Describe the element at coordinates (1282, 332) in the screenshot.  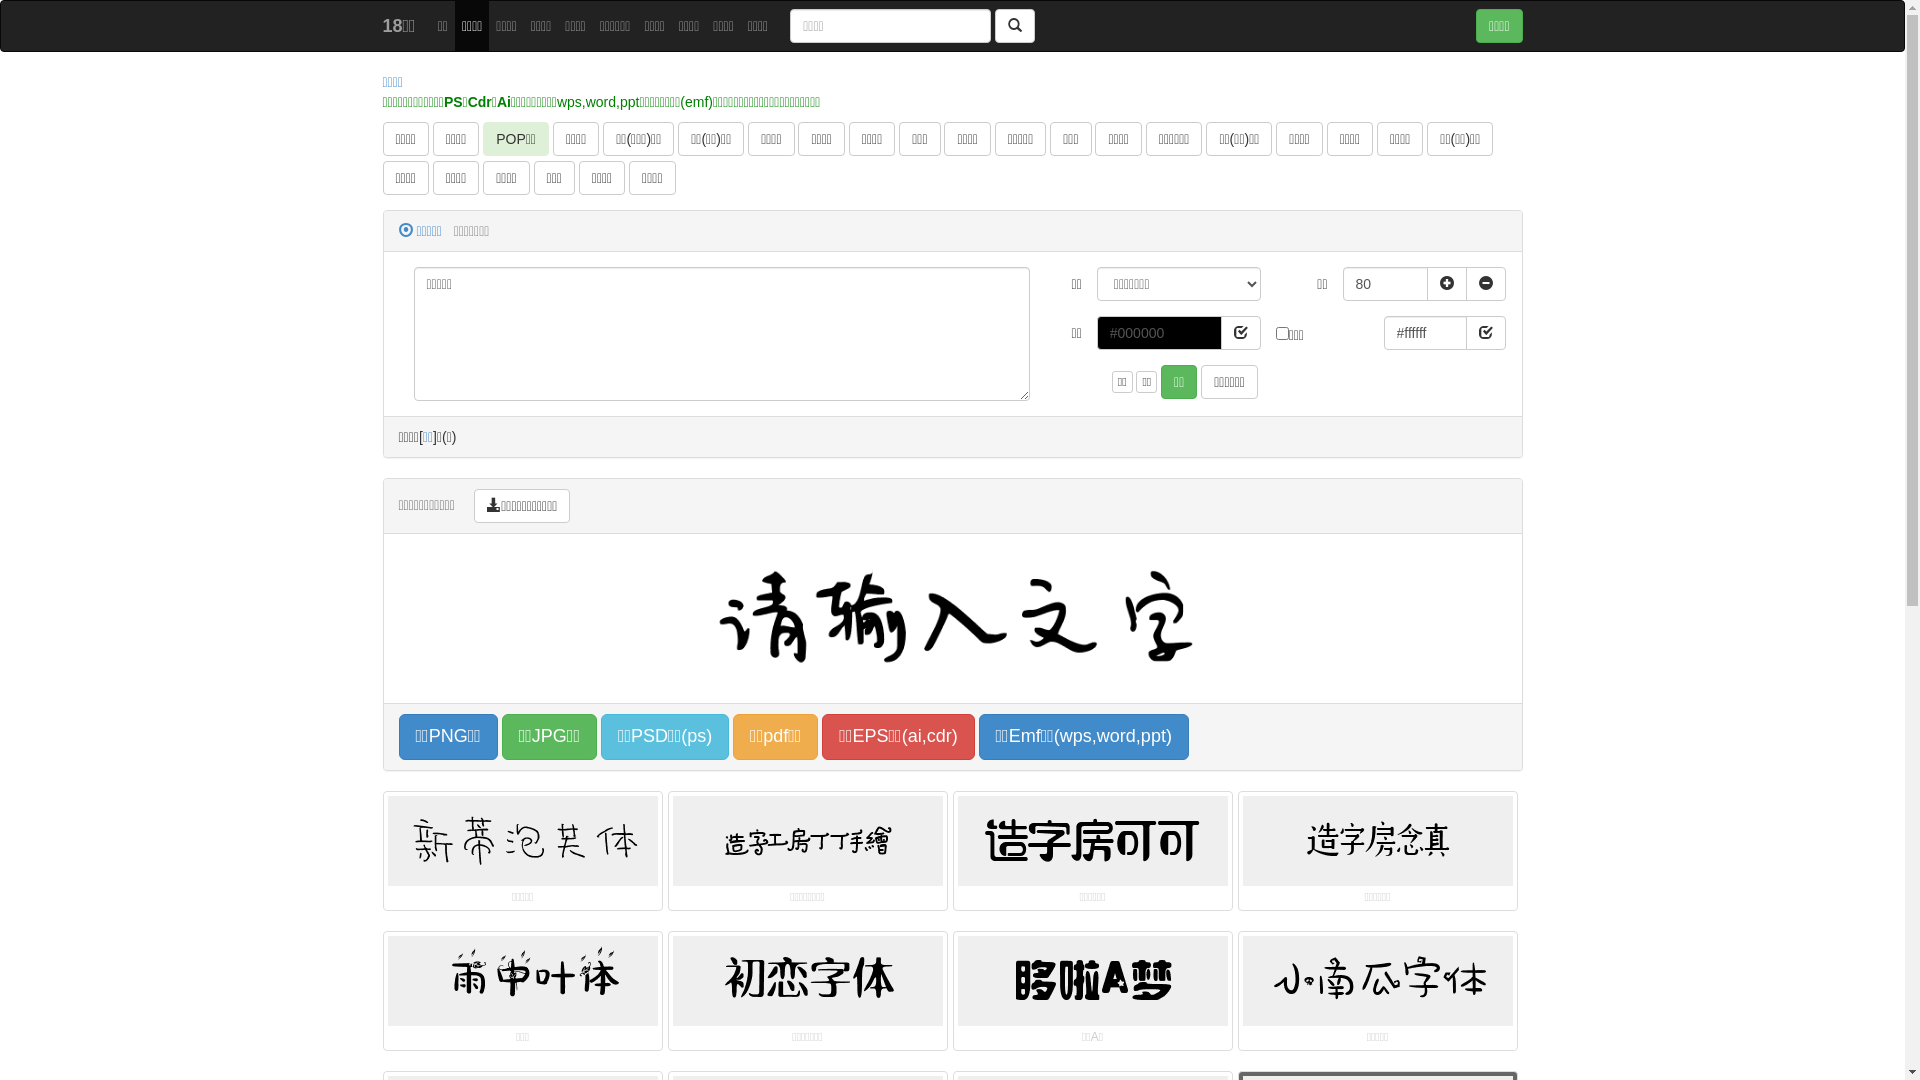
I see `'on'` at that location.